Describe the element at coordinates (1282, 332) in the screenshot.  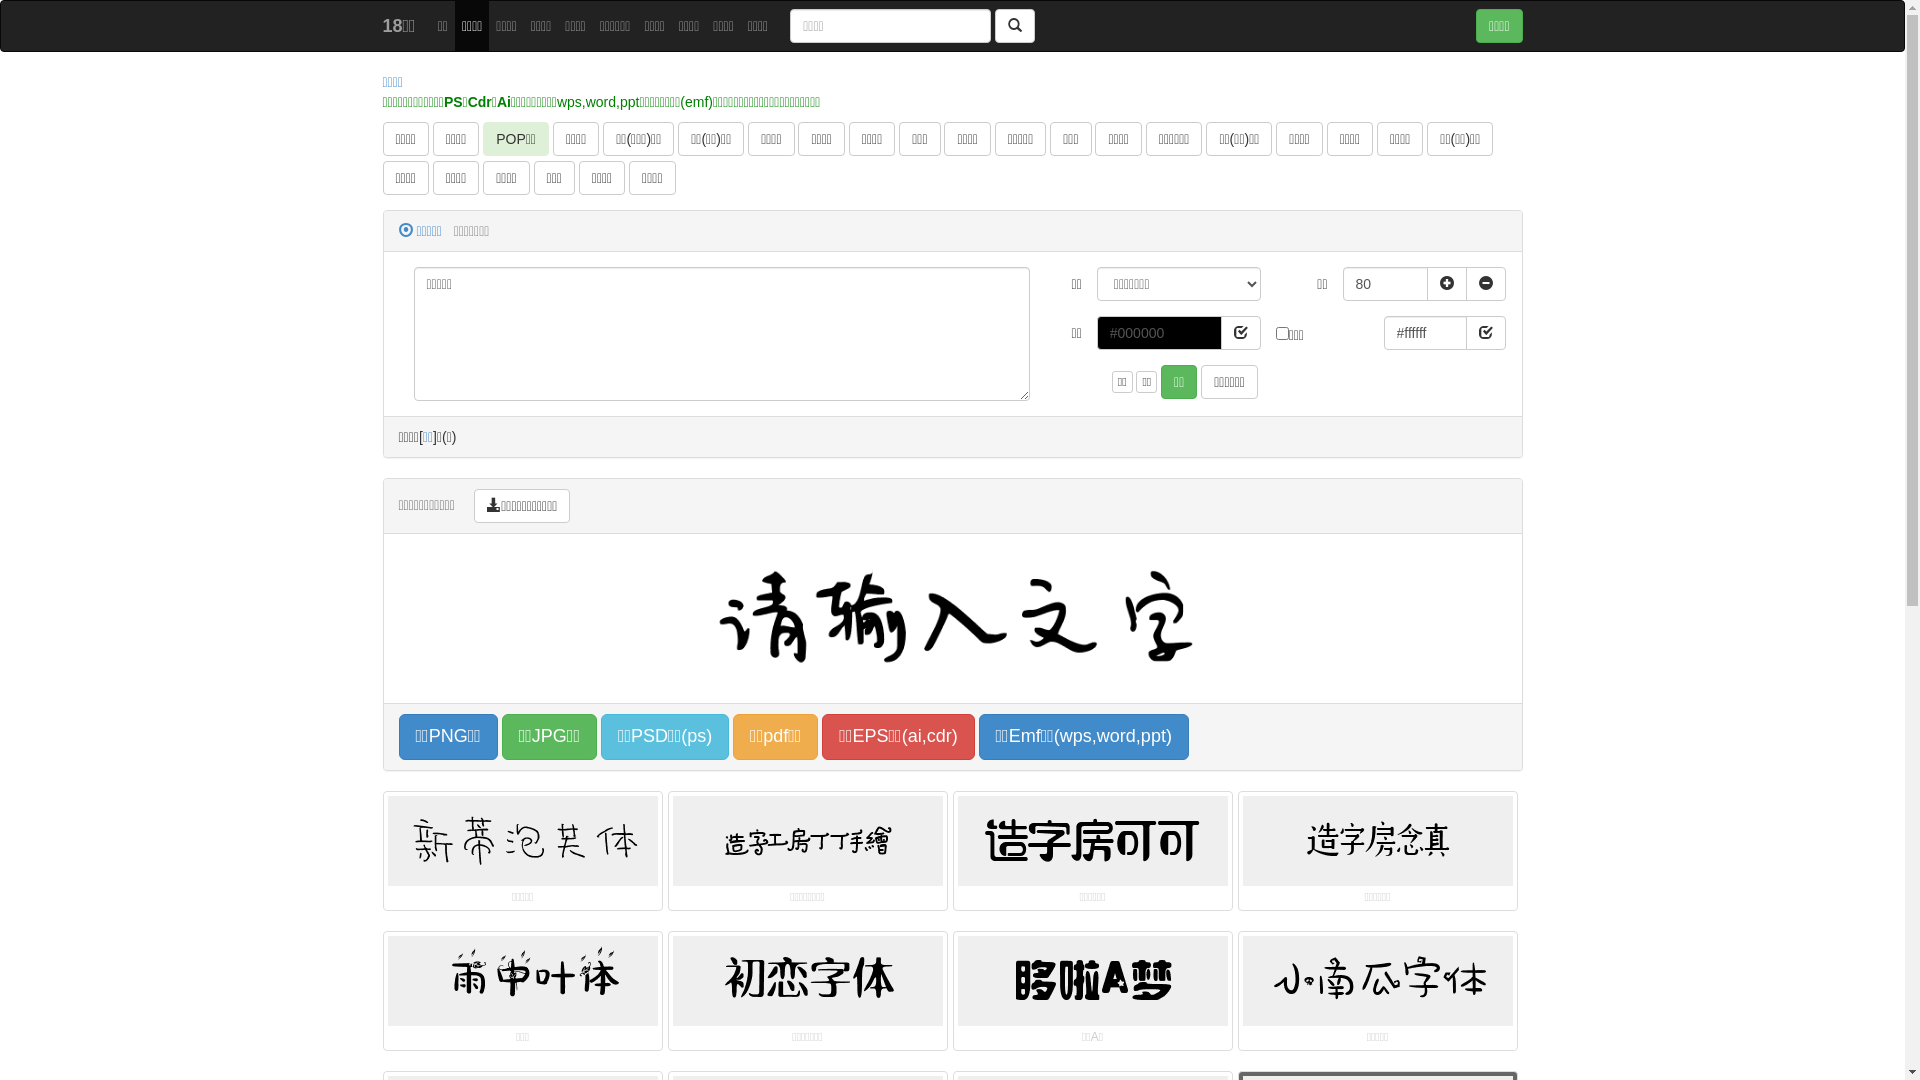
I see `'on'` at that location.